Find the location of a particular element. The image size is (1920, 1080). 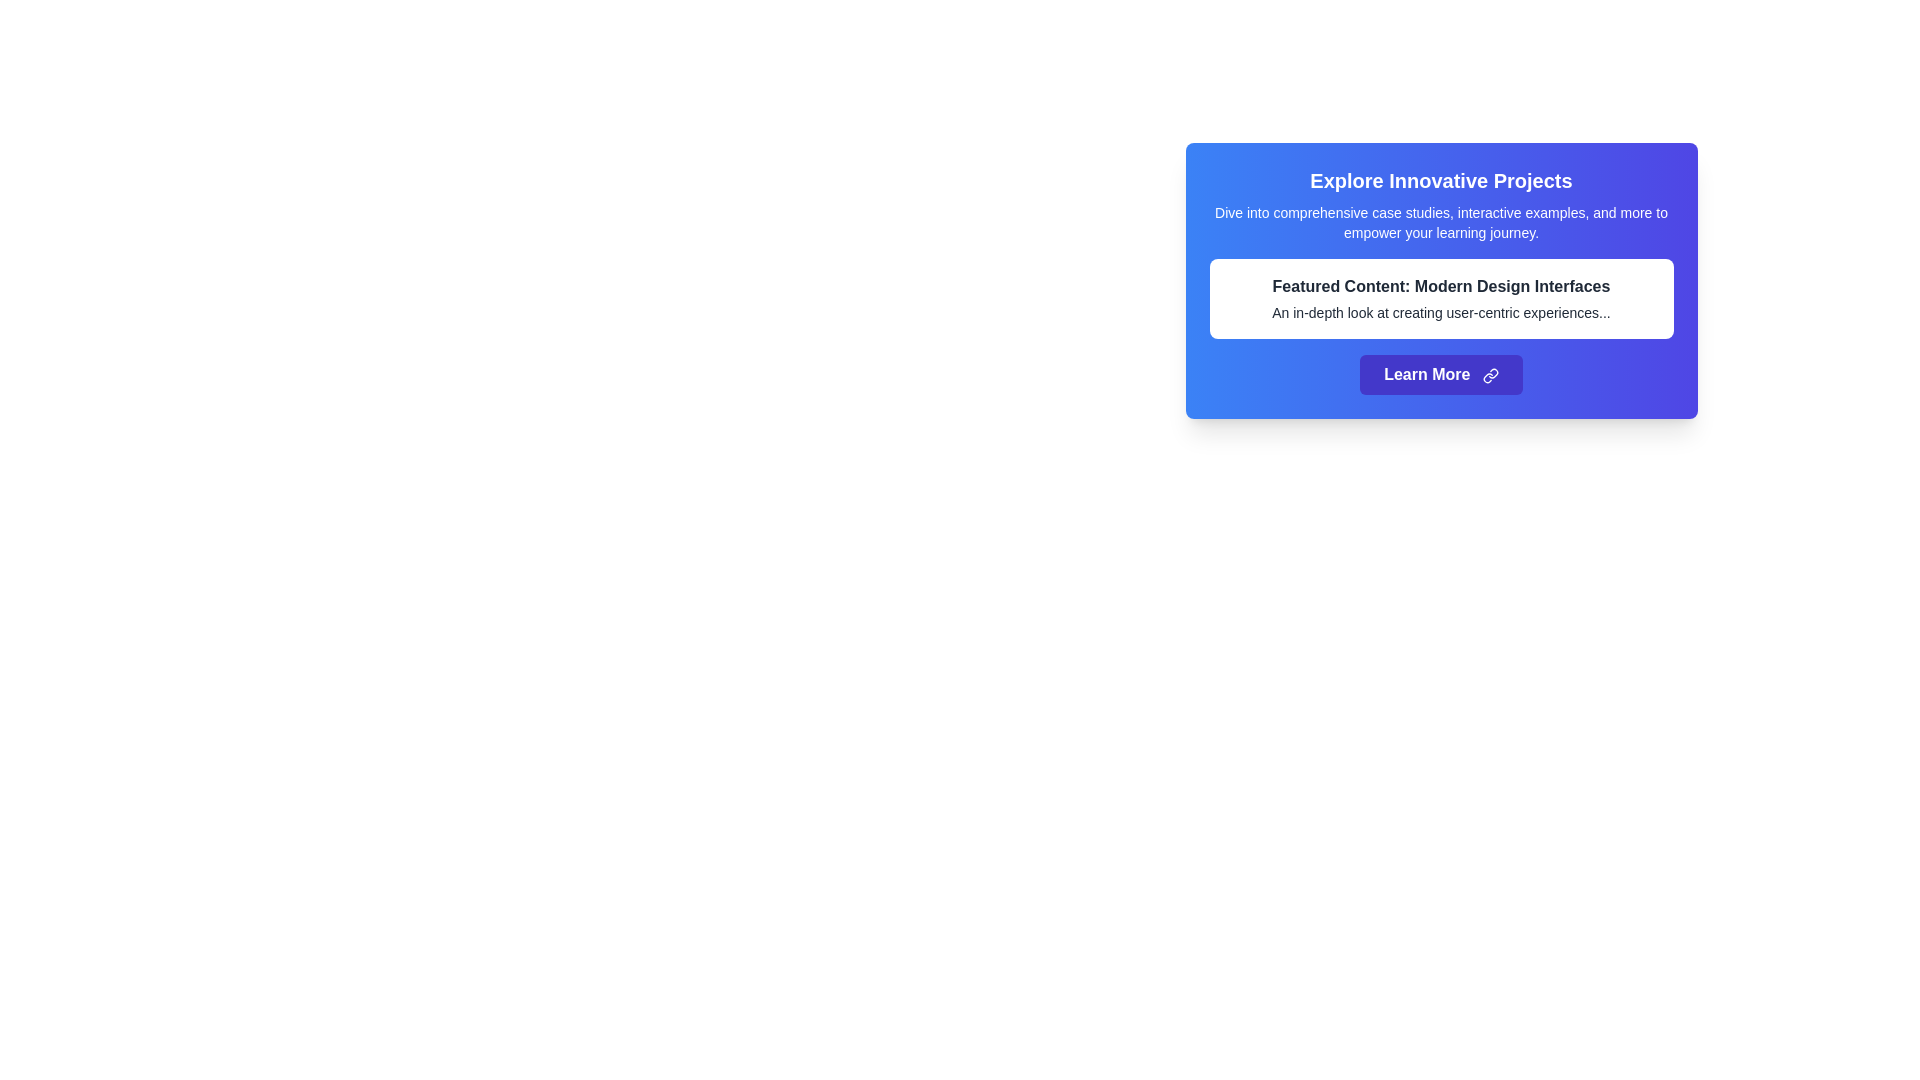

the icon within the 'Learn More' button is located at coordinates (1490, 375).